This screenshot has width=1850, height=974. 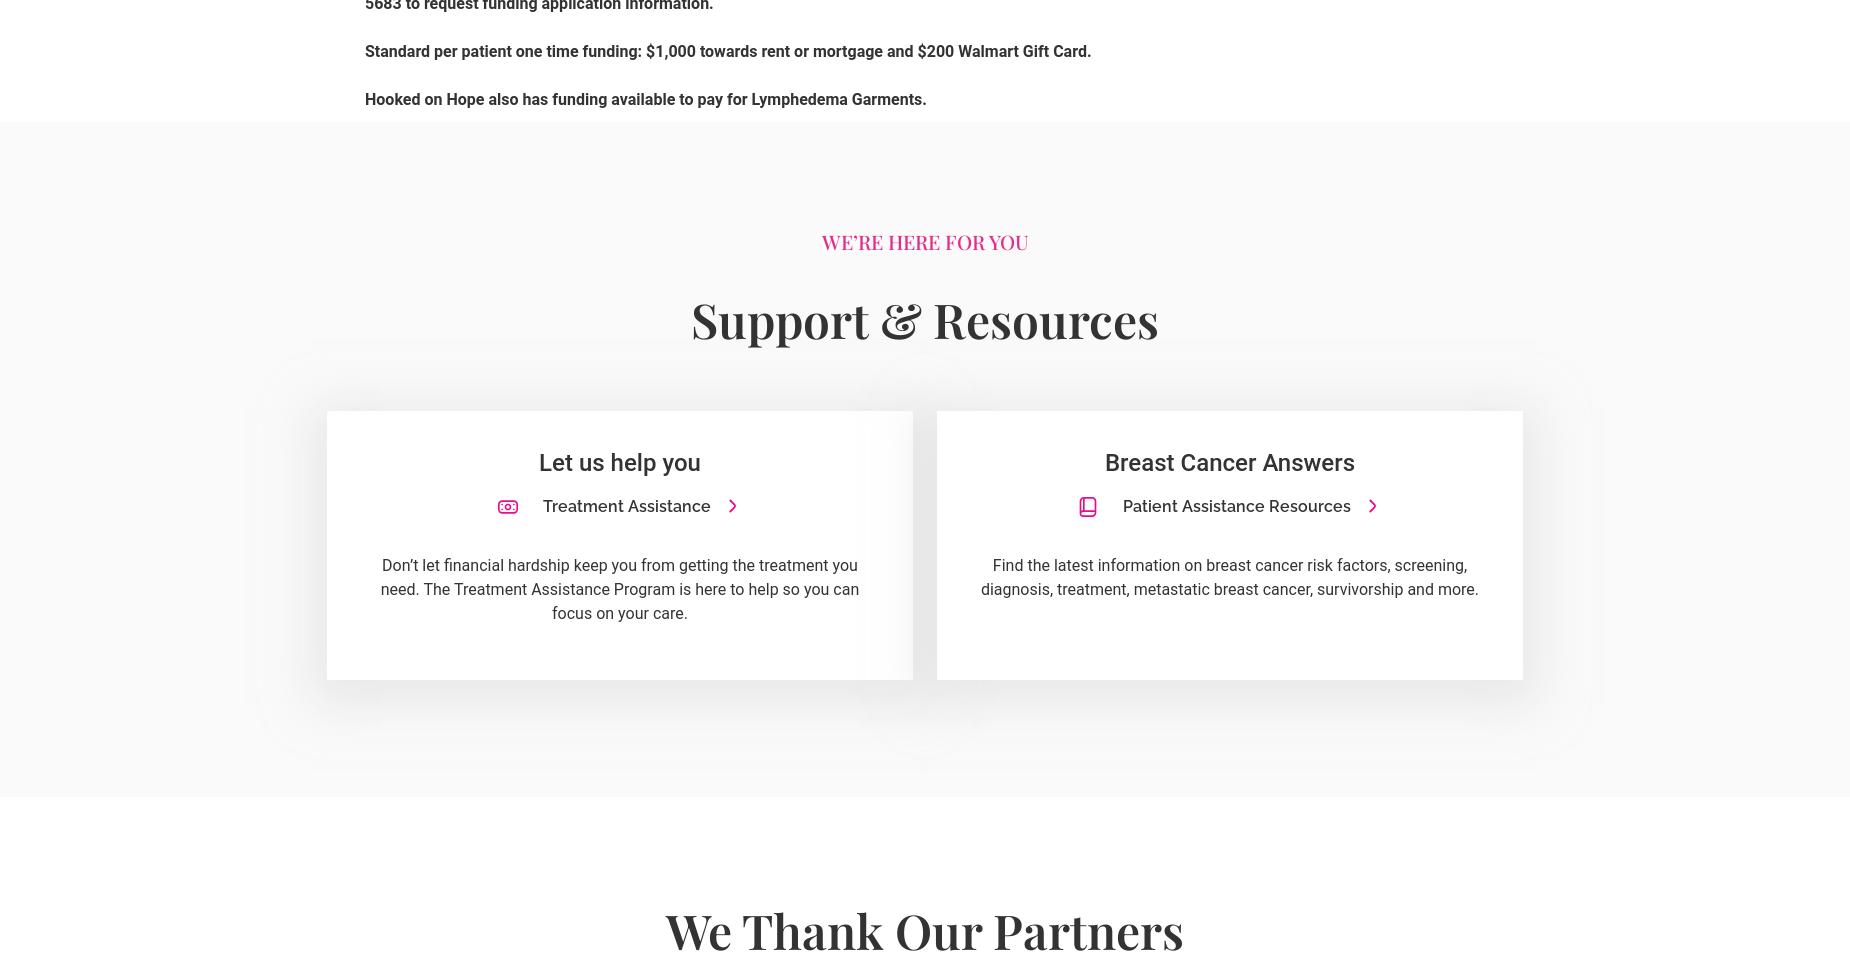 What do you see at coordinates (840, 97) in the screenshot?
I see `'Lymphedema Garments.'` at bounding box center [840, 97].